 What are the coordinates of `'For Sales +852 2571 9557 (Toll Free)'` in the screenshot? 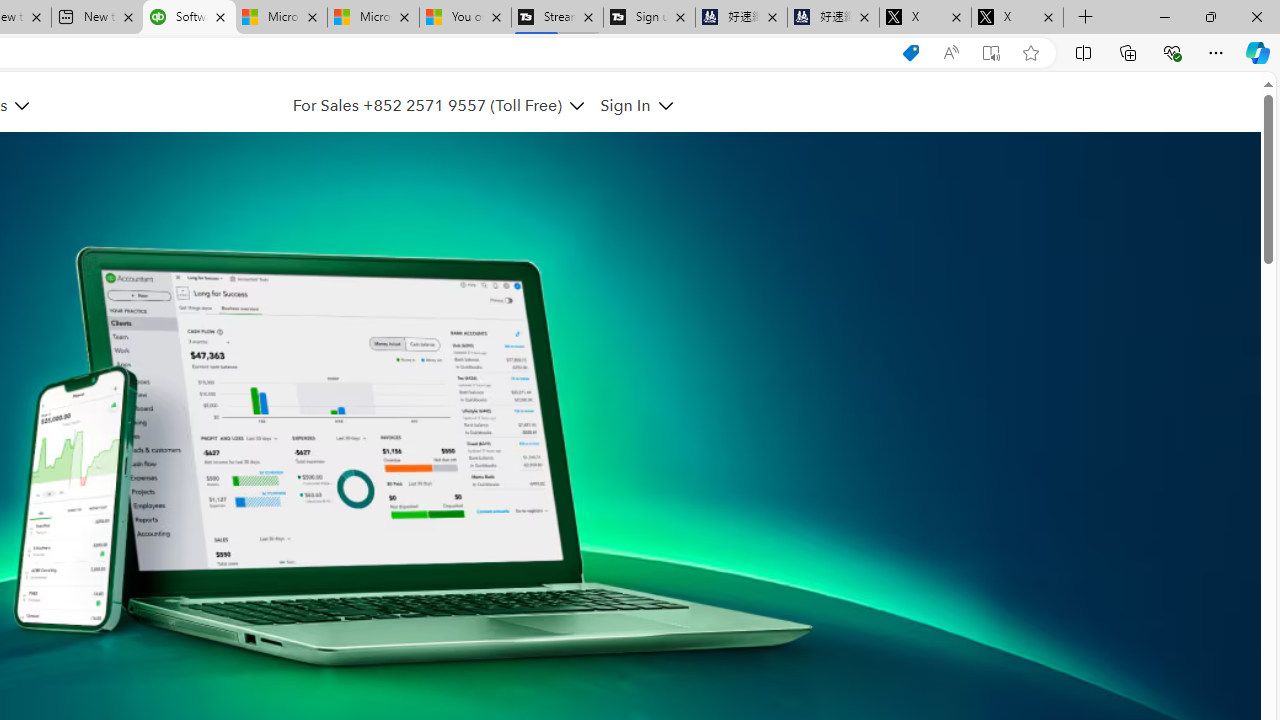 It's located at (426, 105).